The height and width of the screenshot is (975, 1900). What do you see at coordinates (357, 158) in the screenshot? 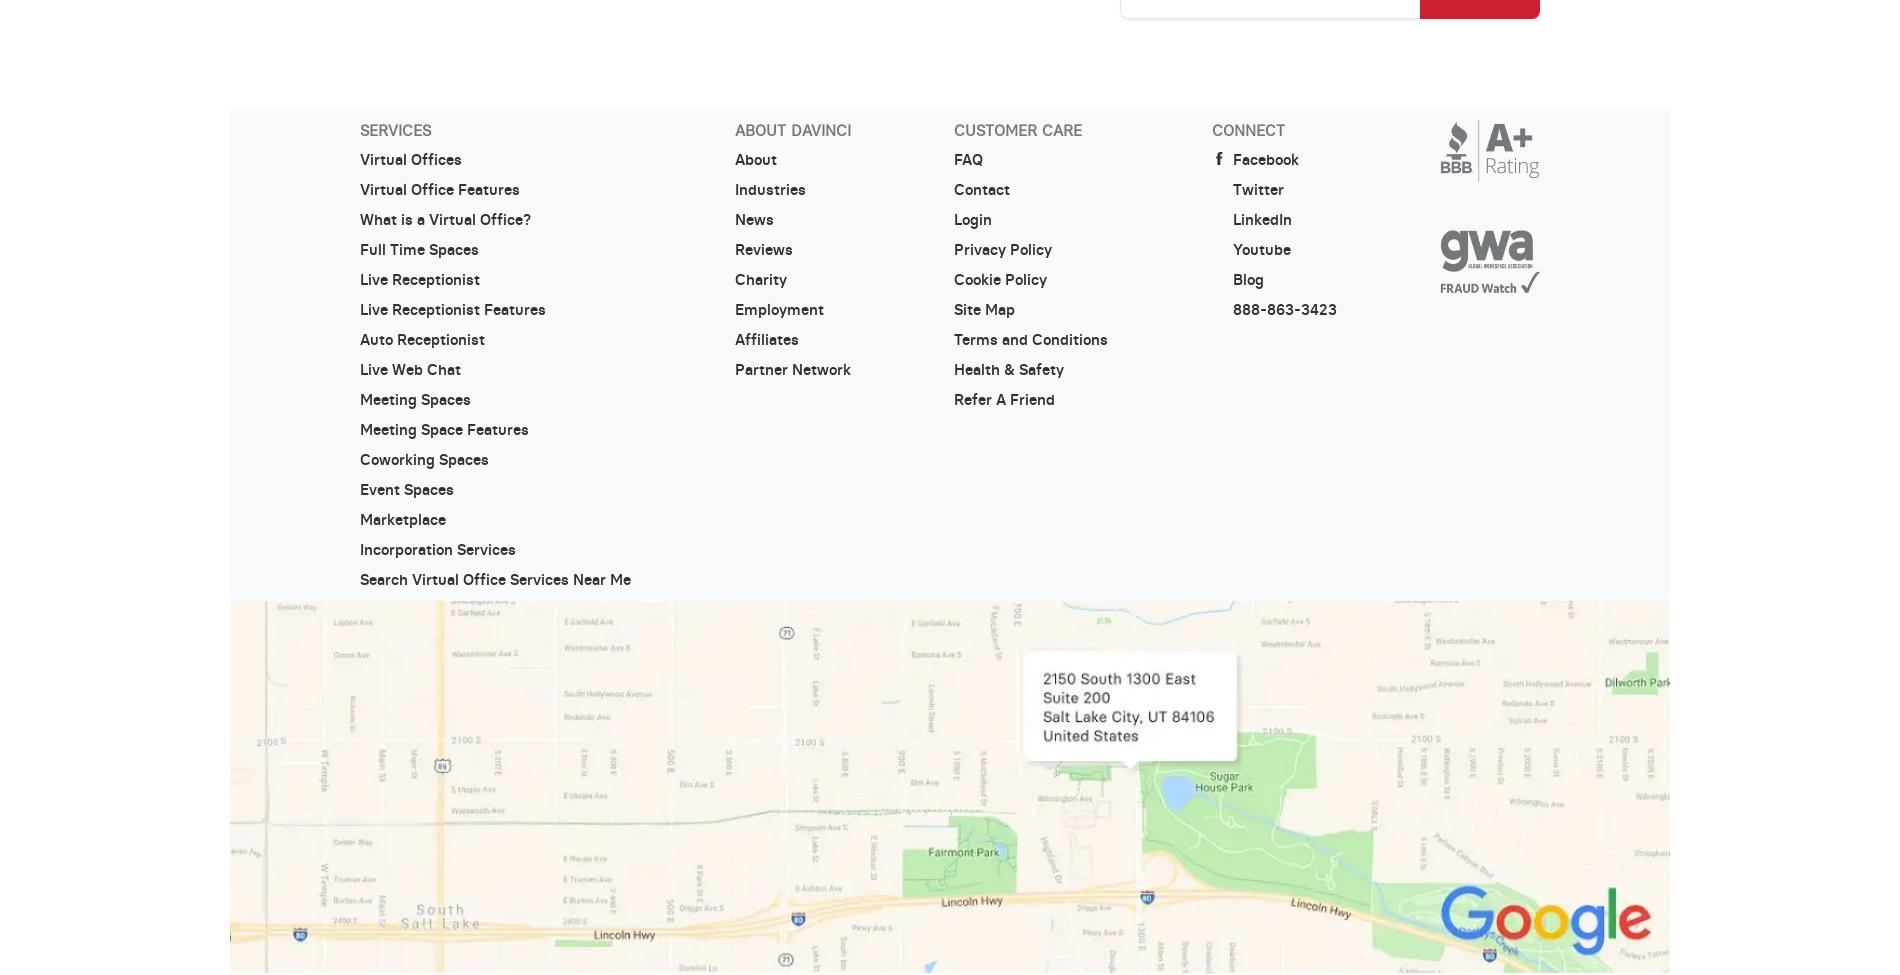
I see `'Virtual Offices'` at bounding box center [357, 158].